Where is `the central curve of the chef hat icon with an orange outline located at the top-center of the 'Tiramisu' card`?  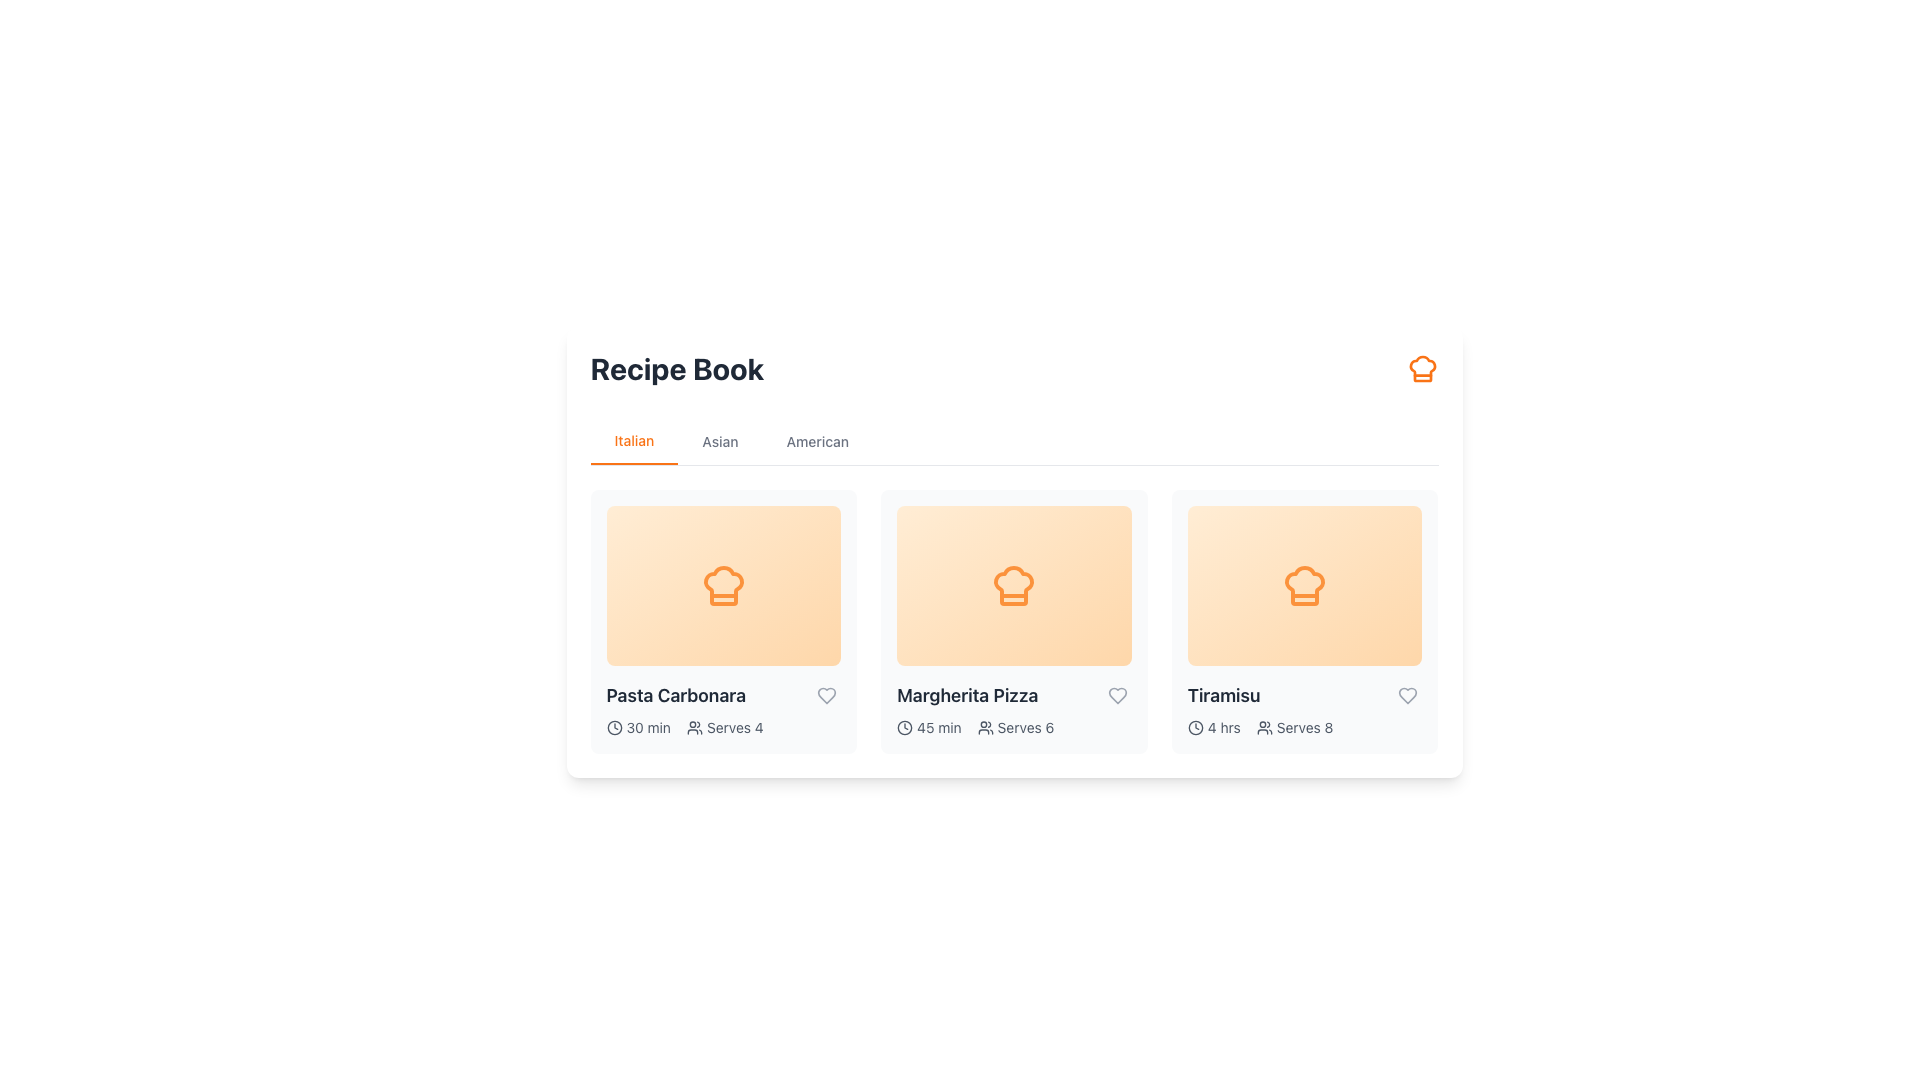 the central curve of the chef hat icon with an orange outline located at the top-center of the 'Tiramisu' card is located at coordinates (1421, 369).